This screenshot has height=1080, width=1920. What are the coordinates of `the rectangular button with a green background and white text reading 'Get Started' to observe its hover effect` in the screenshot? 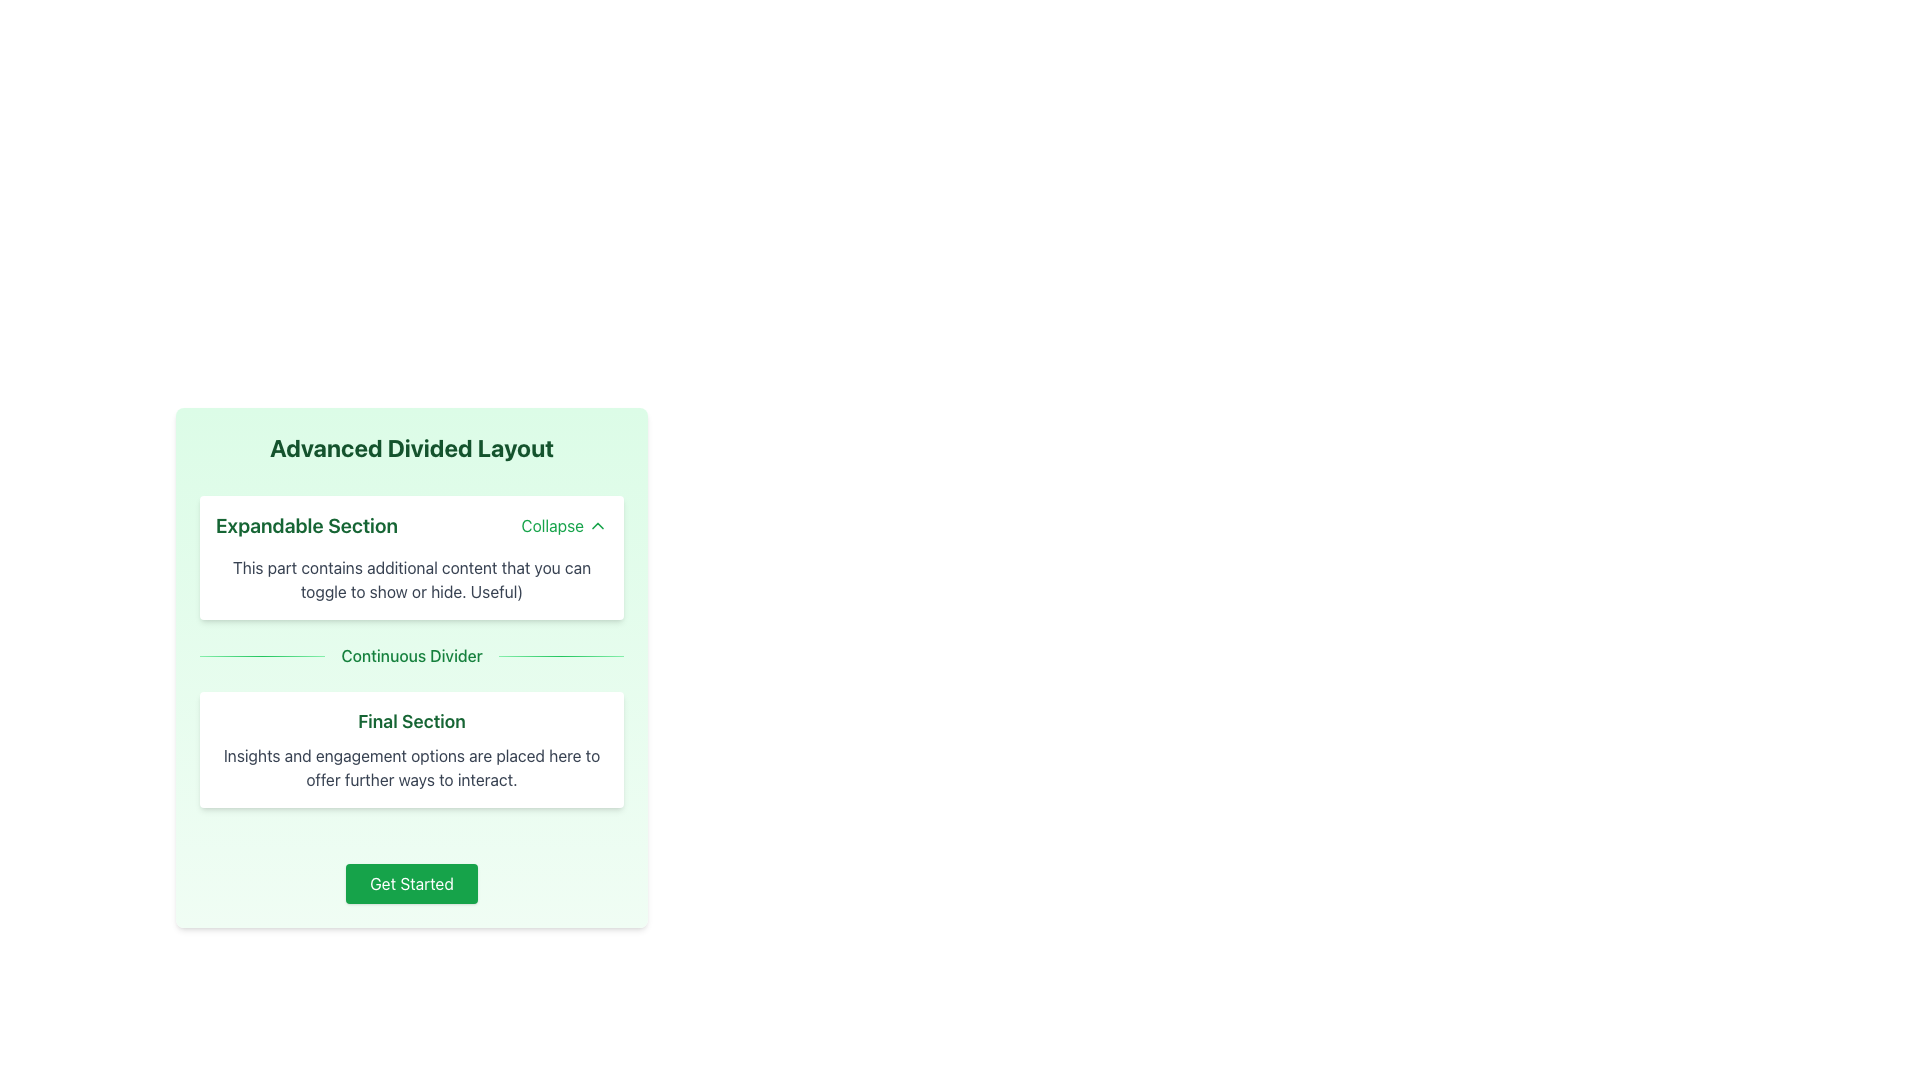 It's located at (411, 882).